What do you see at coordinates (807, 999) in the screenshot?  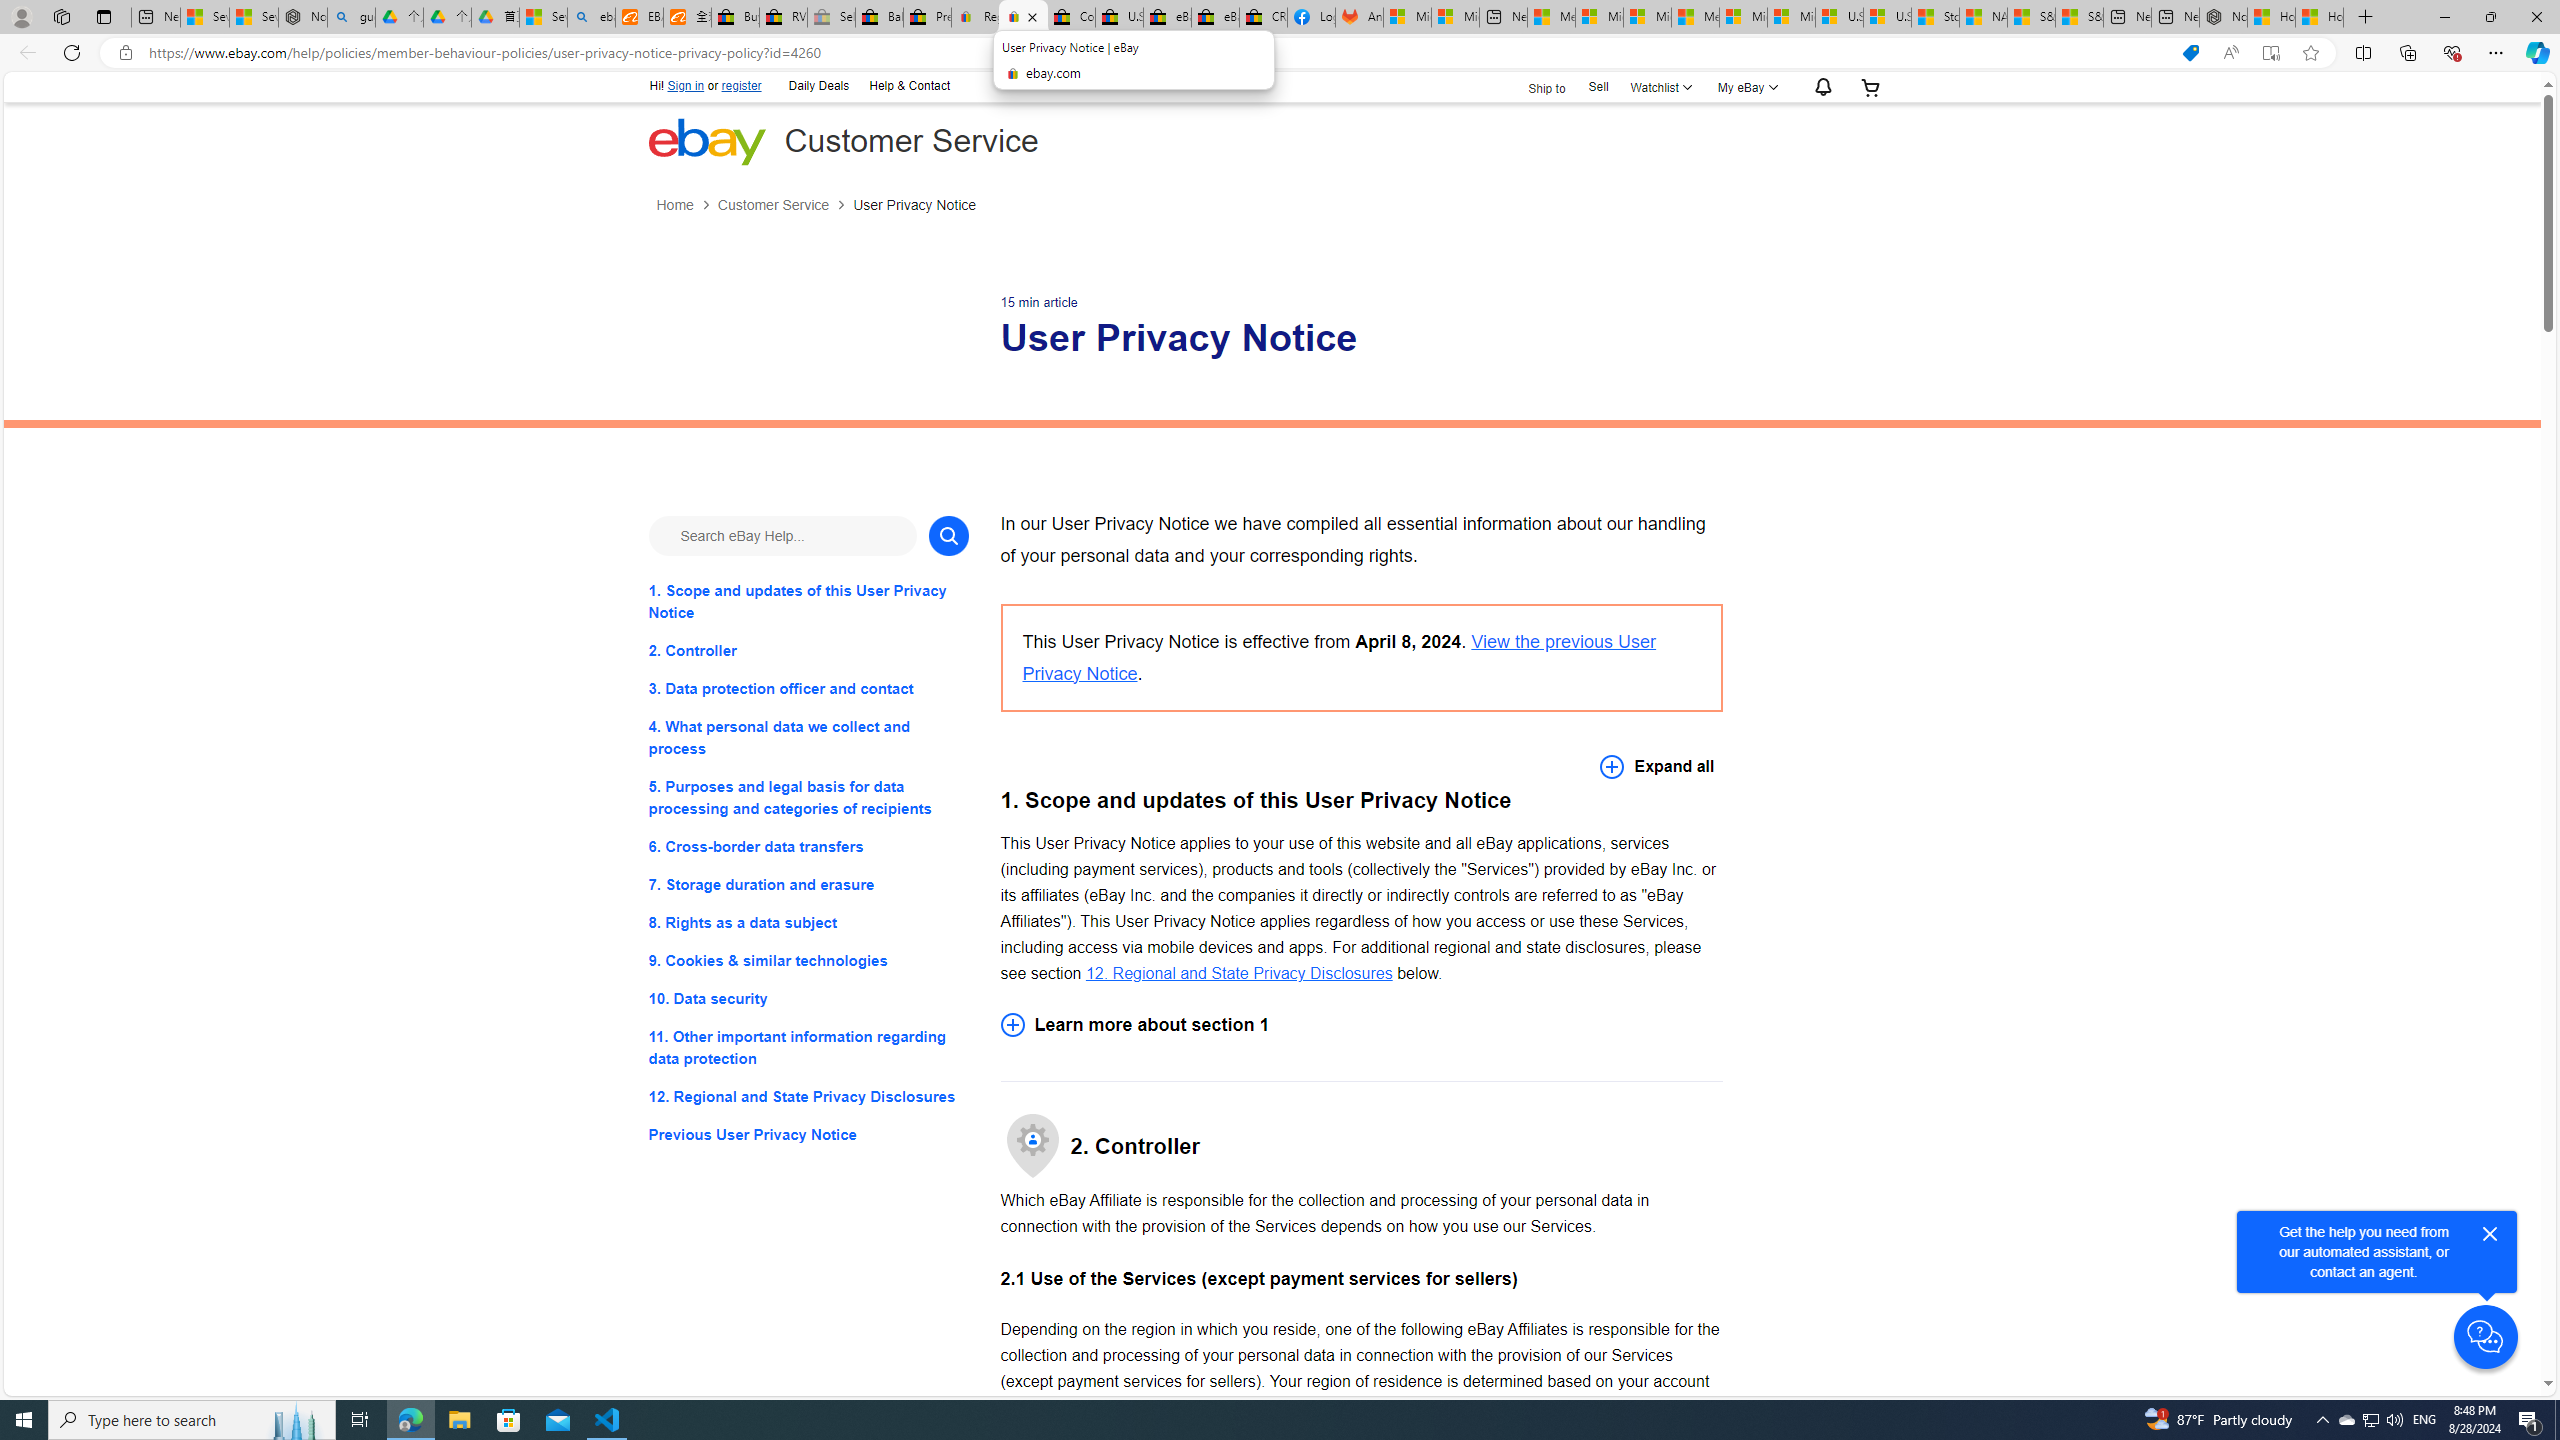 I see `'10. Data security'` at bounding box center [807, 999].